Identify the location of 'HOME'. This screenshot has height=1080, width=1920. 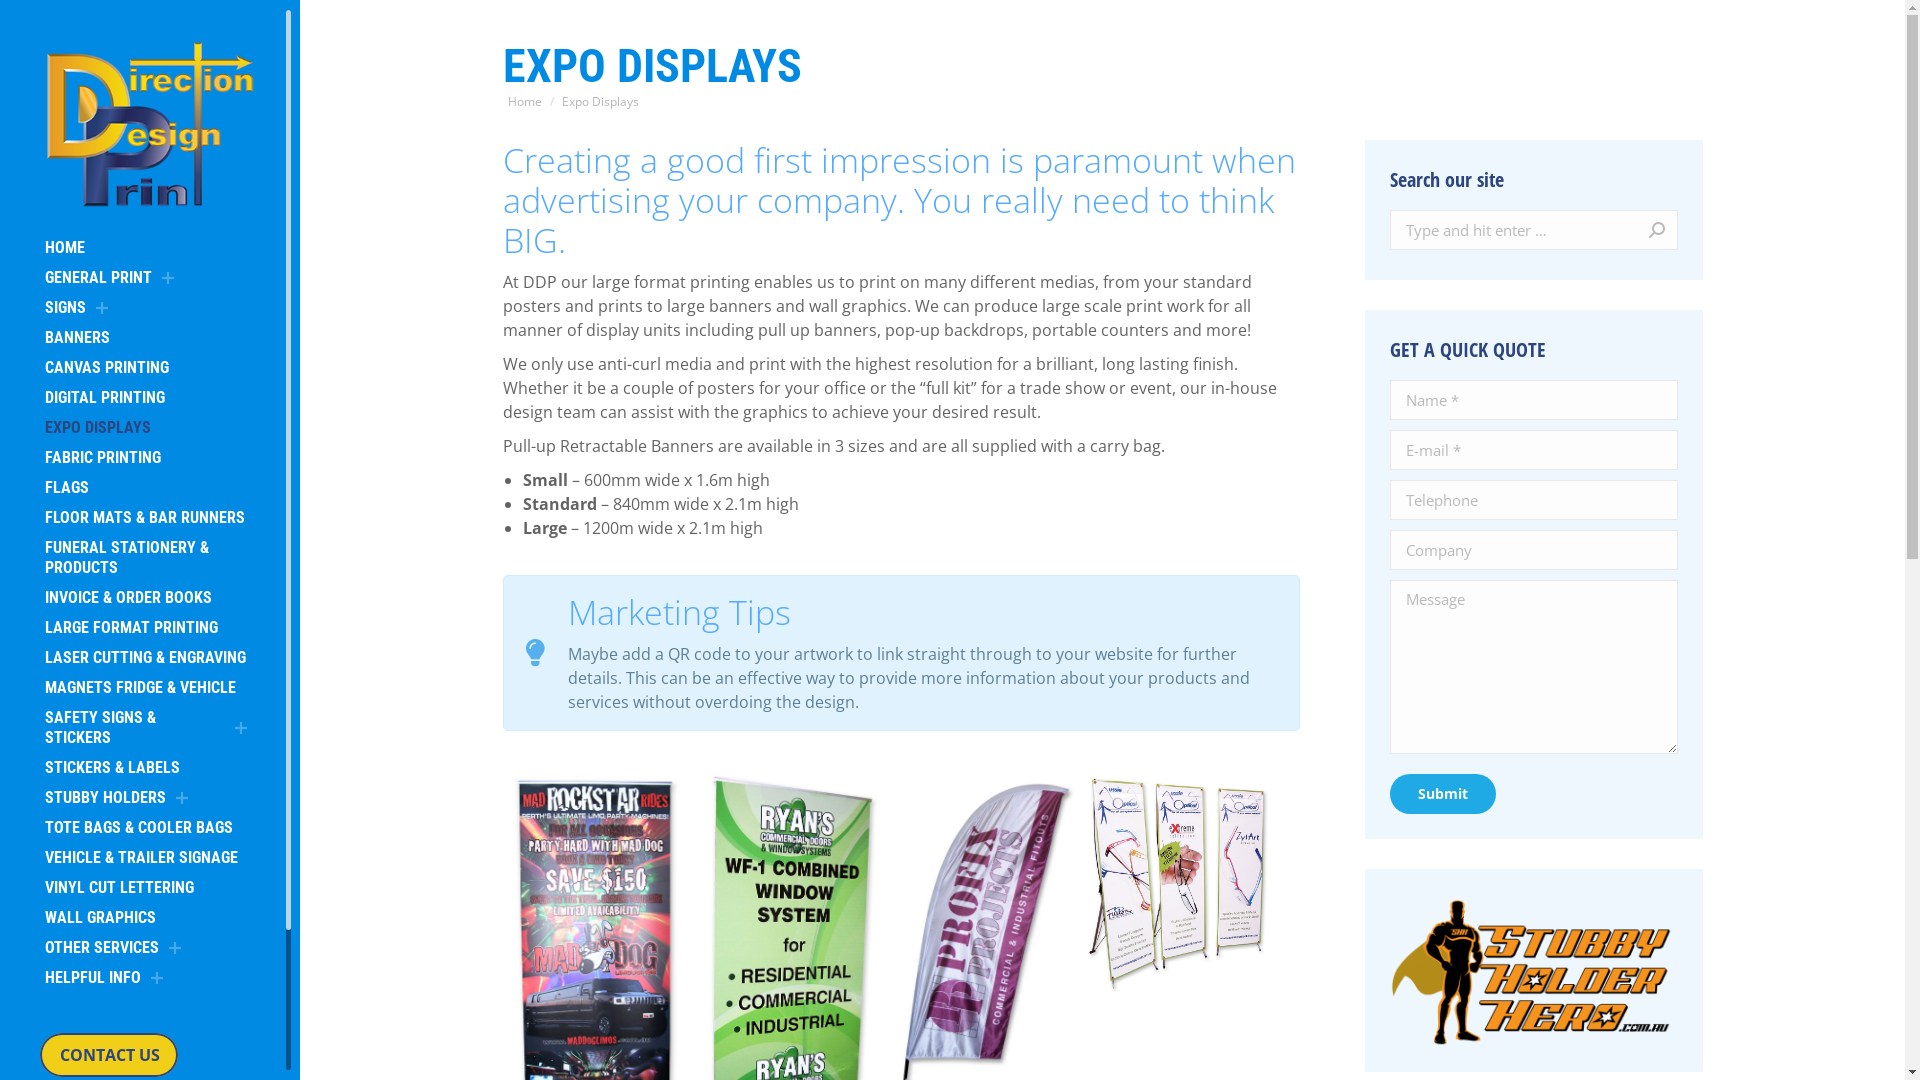
(65, 246).